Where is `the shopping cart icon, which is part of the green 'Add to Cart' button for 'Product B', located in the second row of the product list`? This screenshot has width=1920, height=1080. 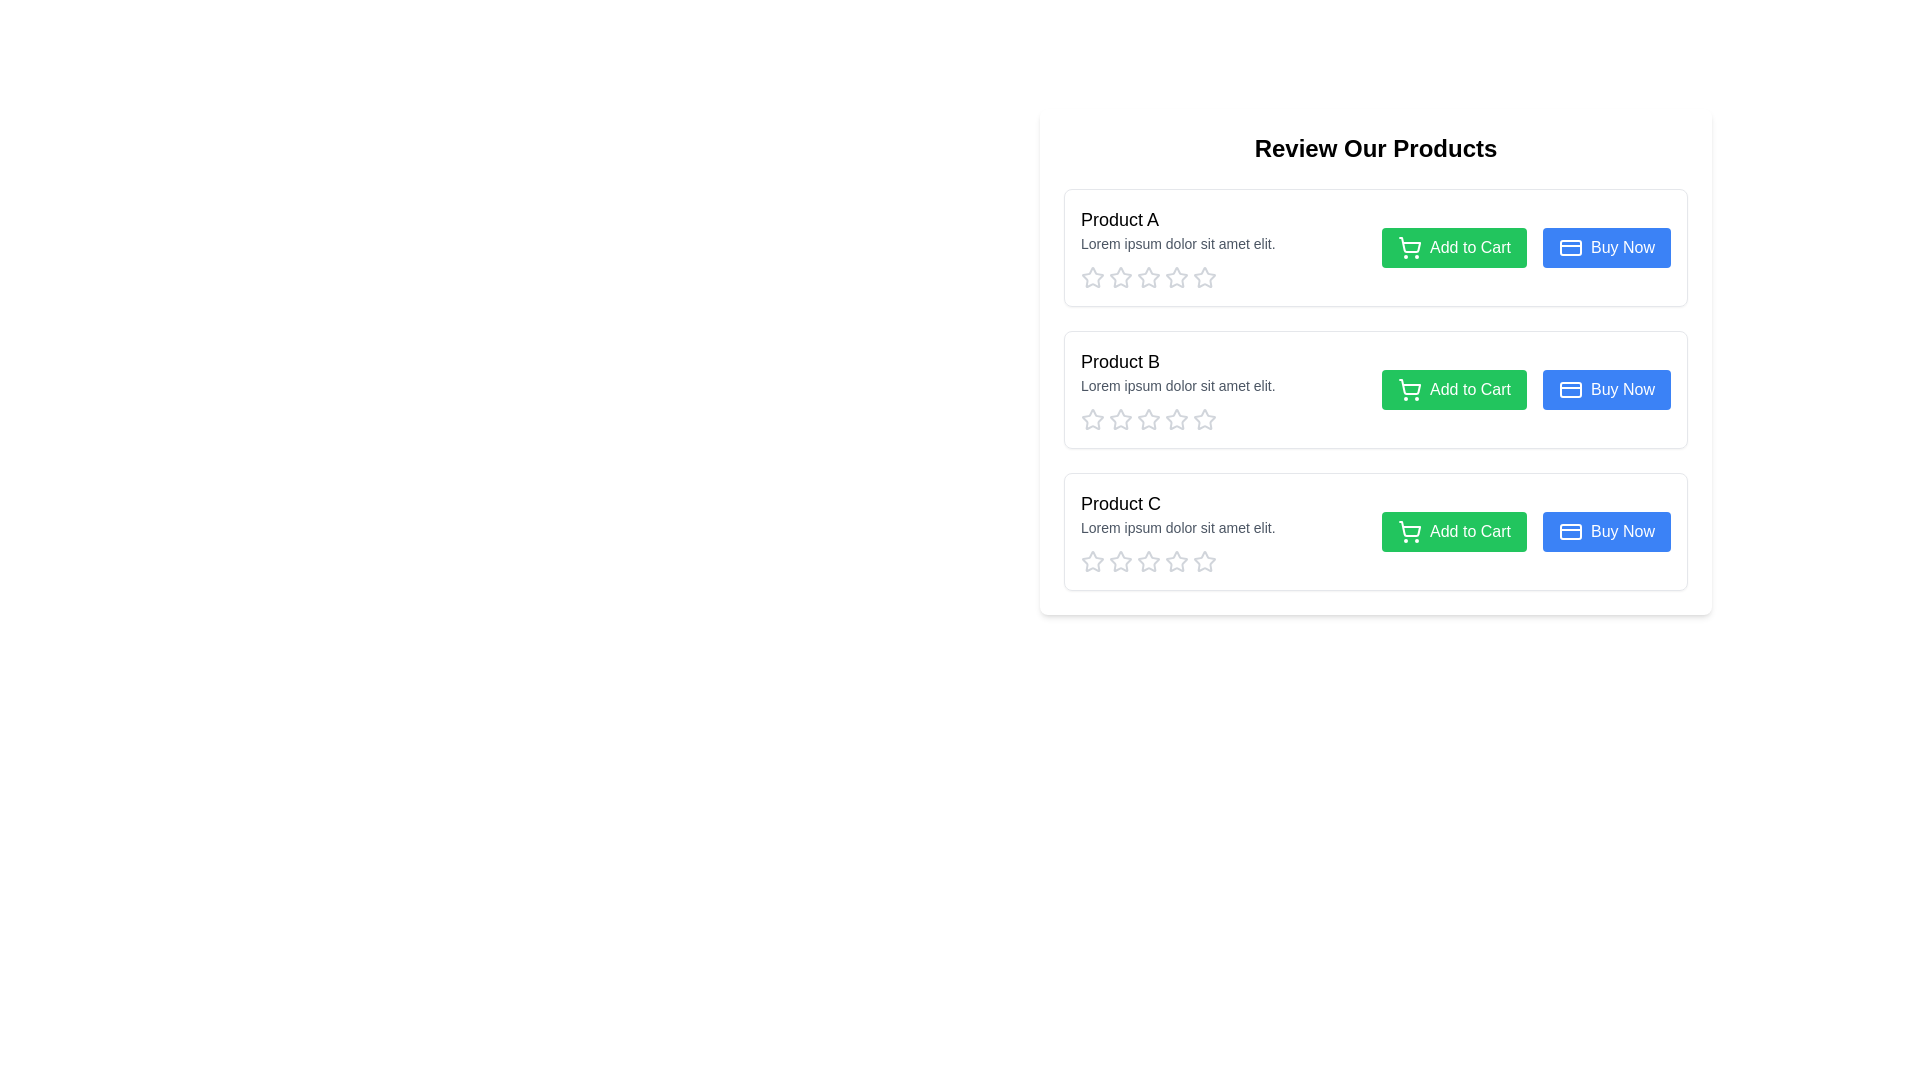 the shopping cart icon, which is part of the green 'Add to Cart' button for 'Product B', located in the second row of the product list is located at coordinates (1409, 387).